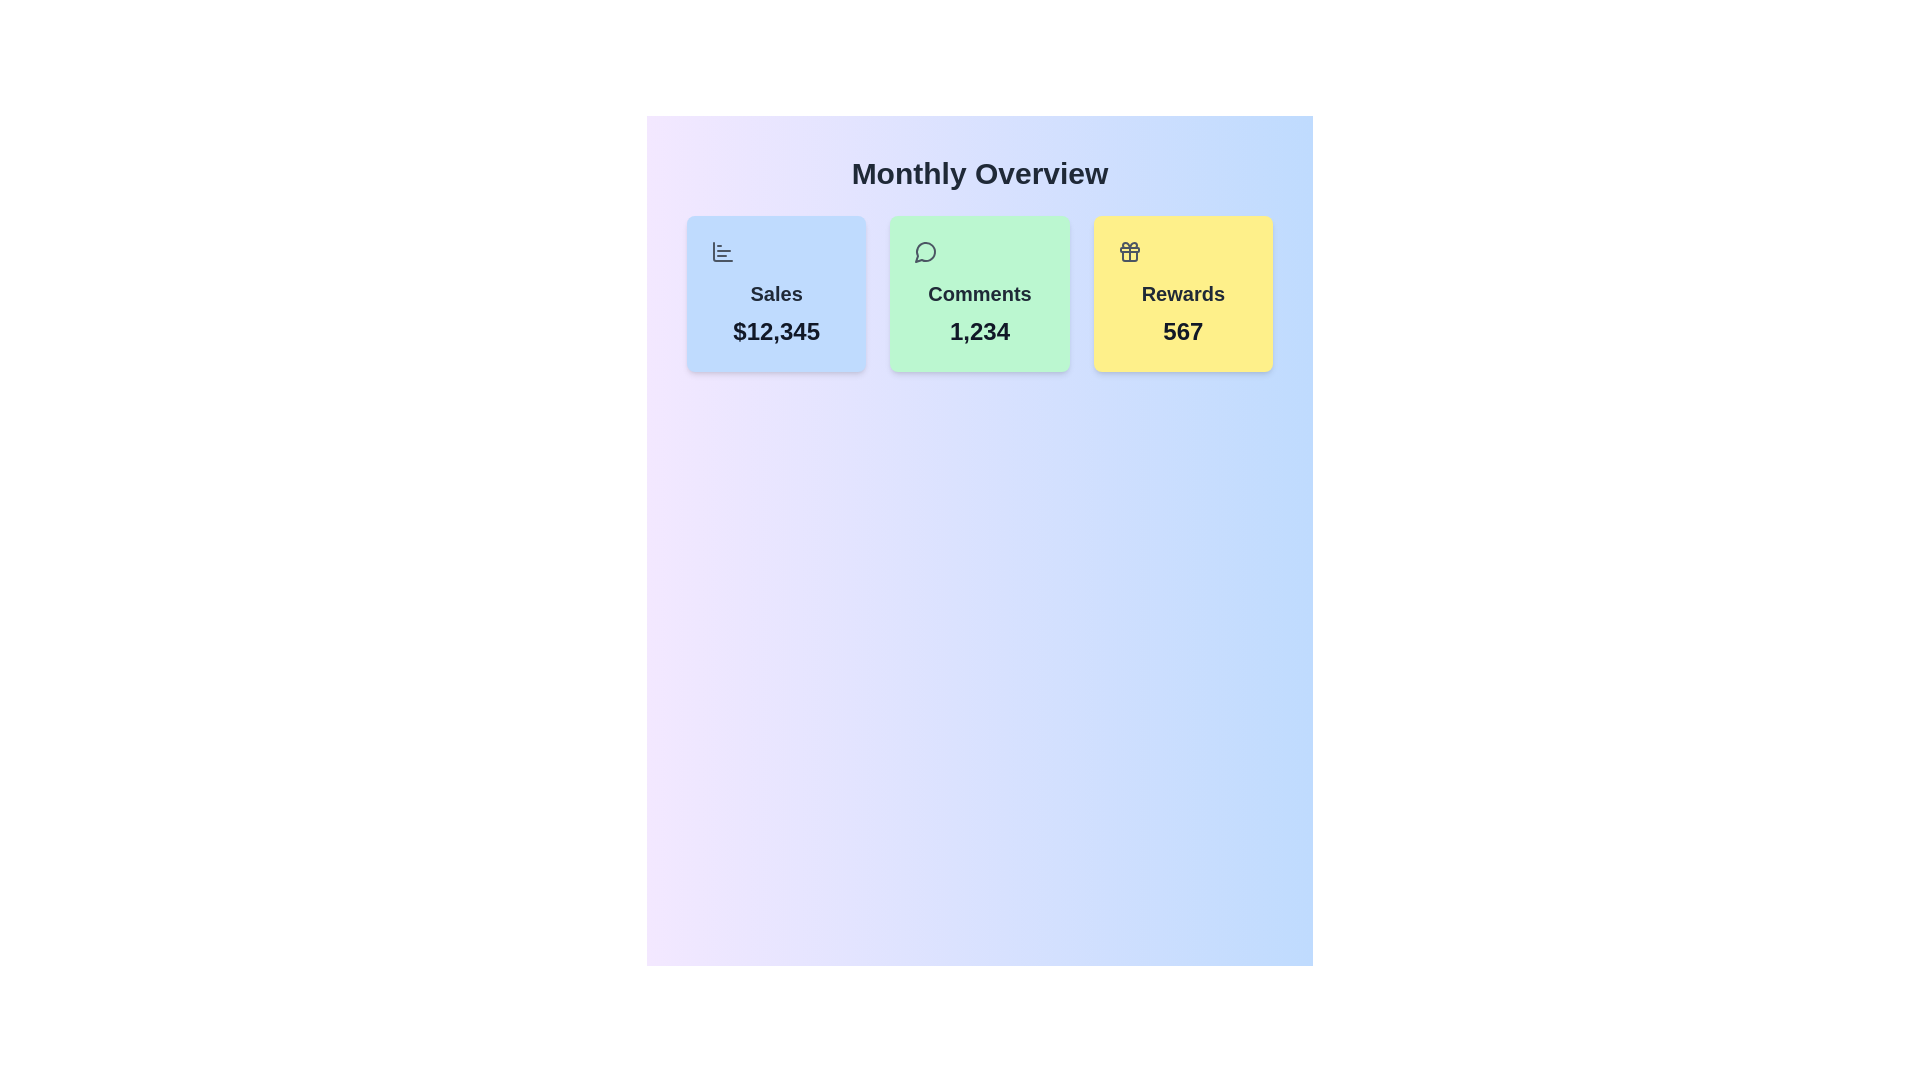 Image resolution: width=1920 pixels, height=1080 pixels. Describe the element at coordinates (775, 293) in the screenshot. I see `the Information display card that has a blue background, a shadowed border, a bar chart icon in the top-left corner, and displays the text 'Sales' and '$12,345'` at that location.